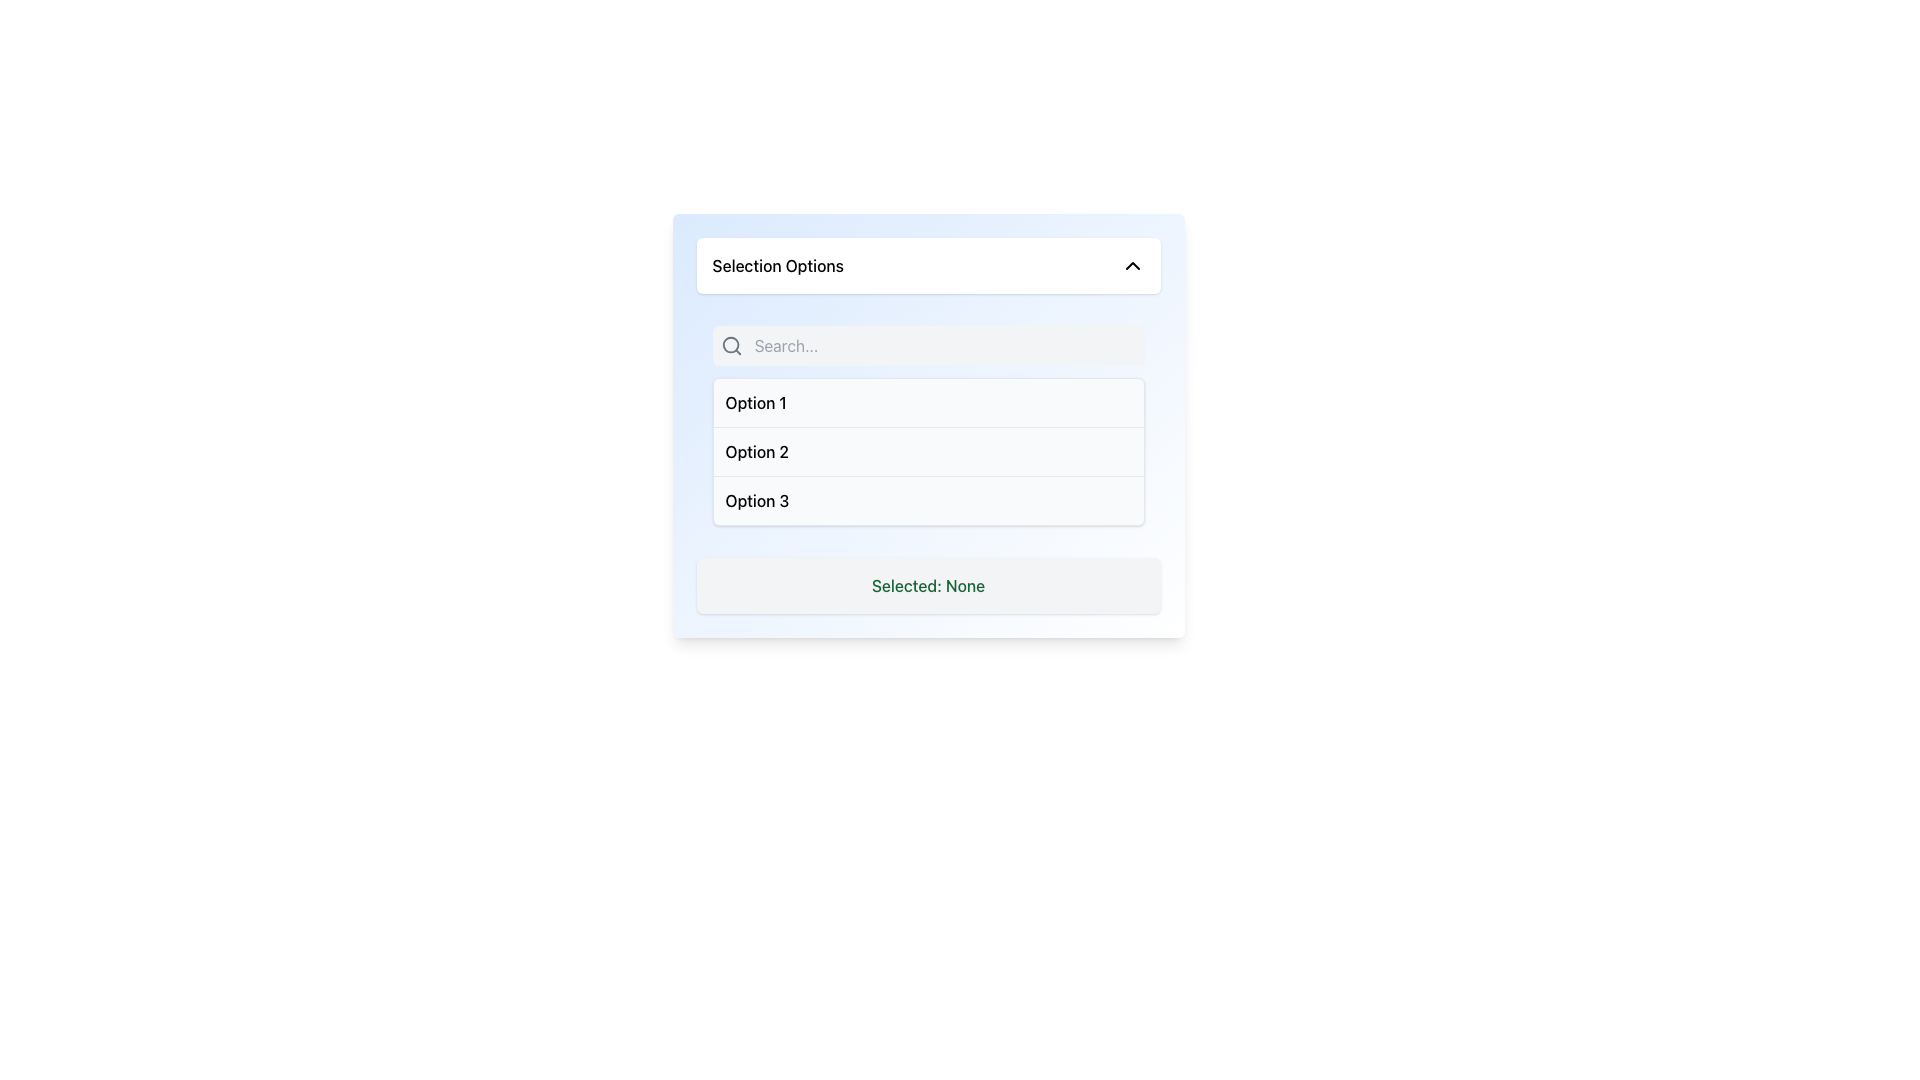 Image resolution: width=1920 pixels, height=1080 pixels. What do you see at coordinates (1132, 265) in the screenshot?
I see `the chevron icon indicating a dropdown menu located at the far right edge of the 'Selection Options' bar` at bounding box center [1132, 265].